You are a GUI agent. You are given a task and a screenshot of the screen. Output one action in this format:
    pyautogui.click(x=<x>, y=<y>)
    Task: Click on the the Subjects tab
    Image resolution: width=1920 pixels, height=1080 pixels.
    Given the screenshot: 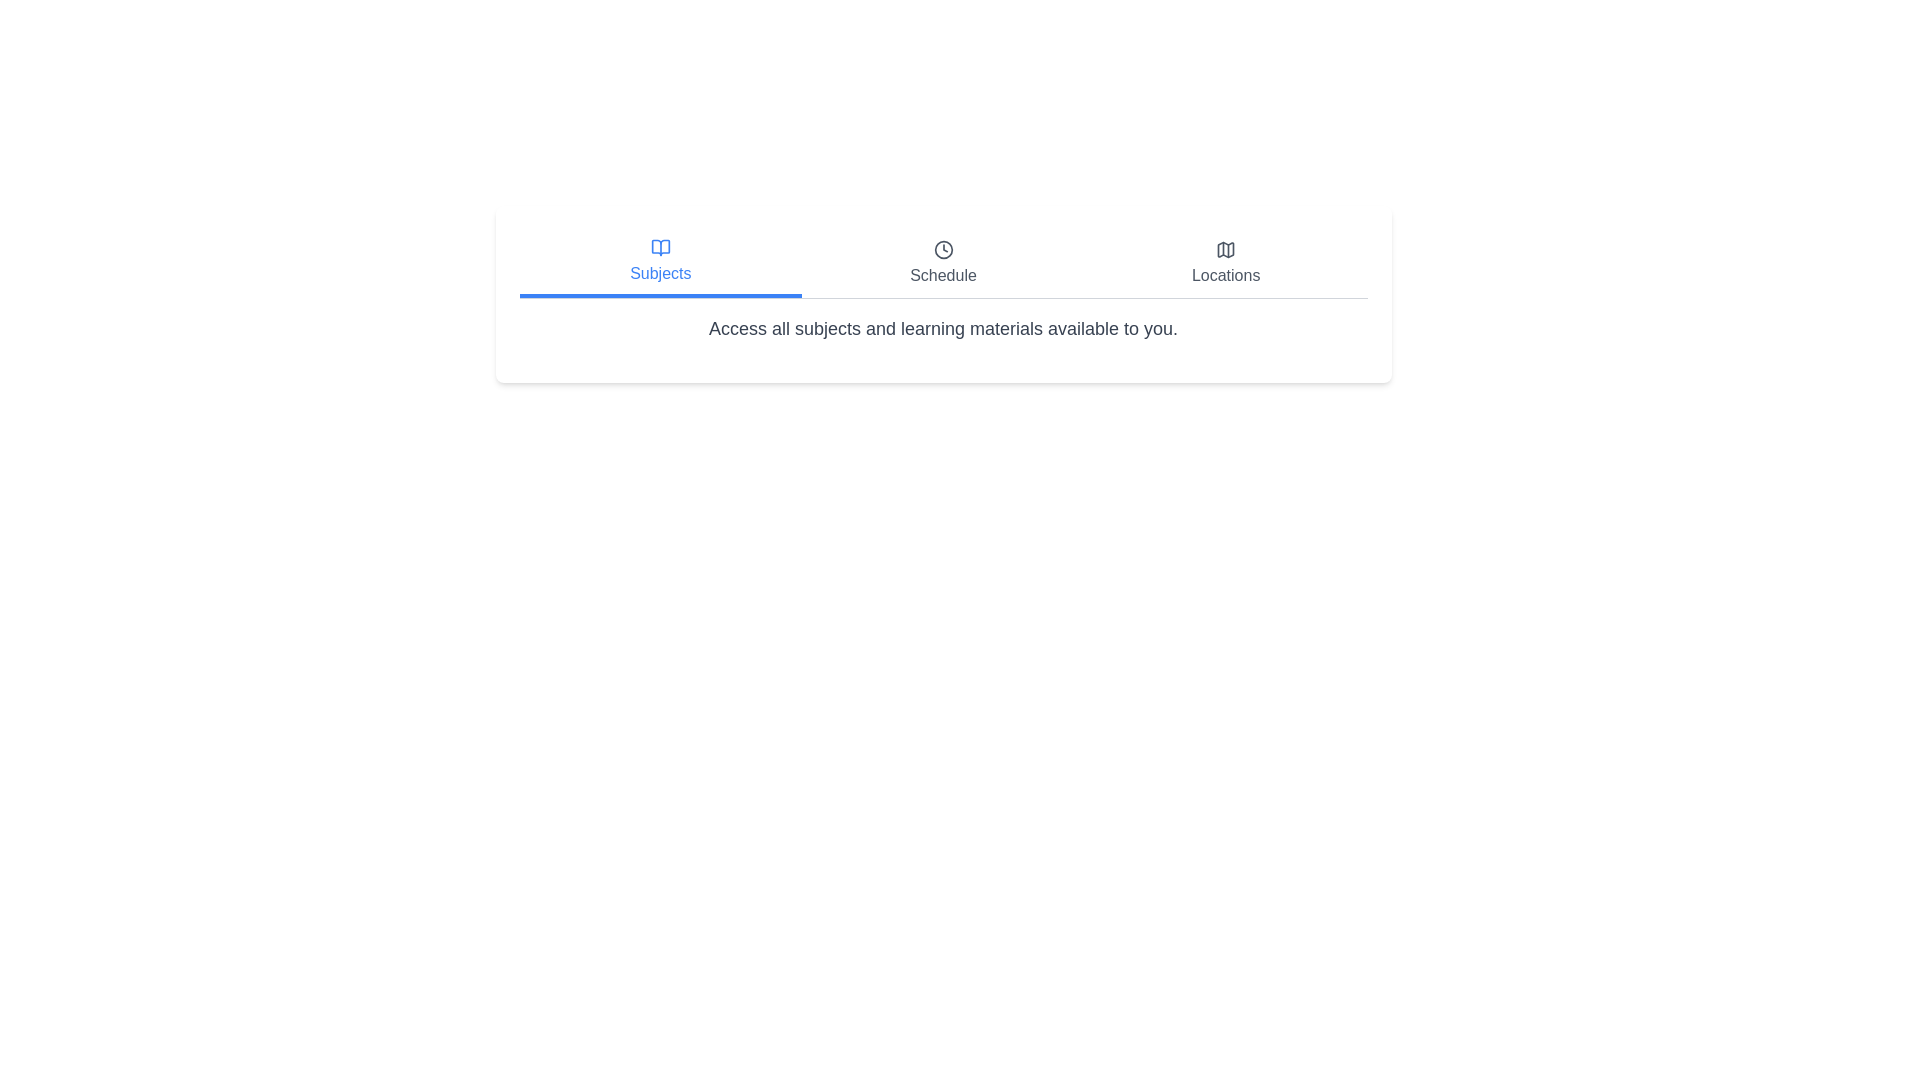 What is the action you would take?
    pyautogui.click(x=660, y=262)
    